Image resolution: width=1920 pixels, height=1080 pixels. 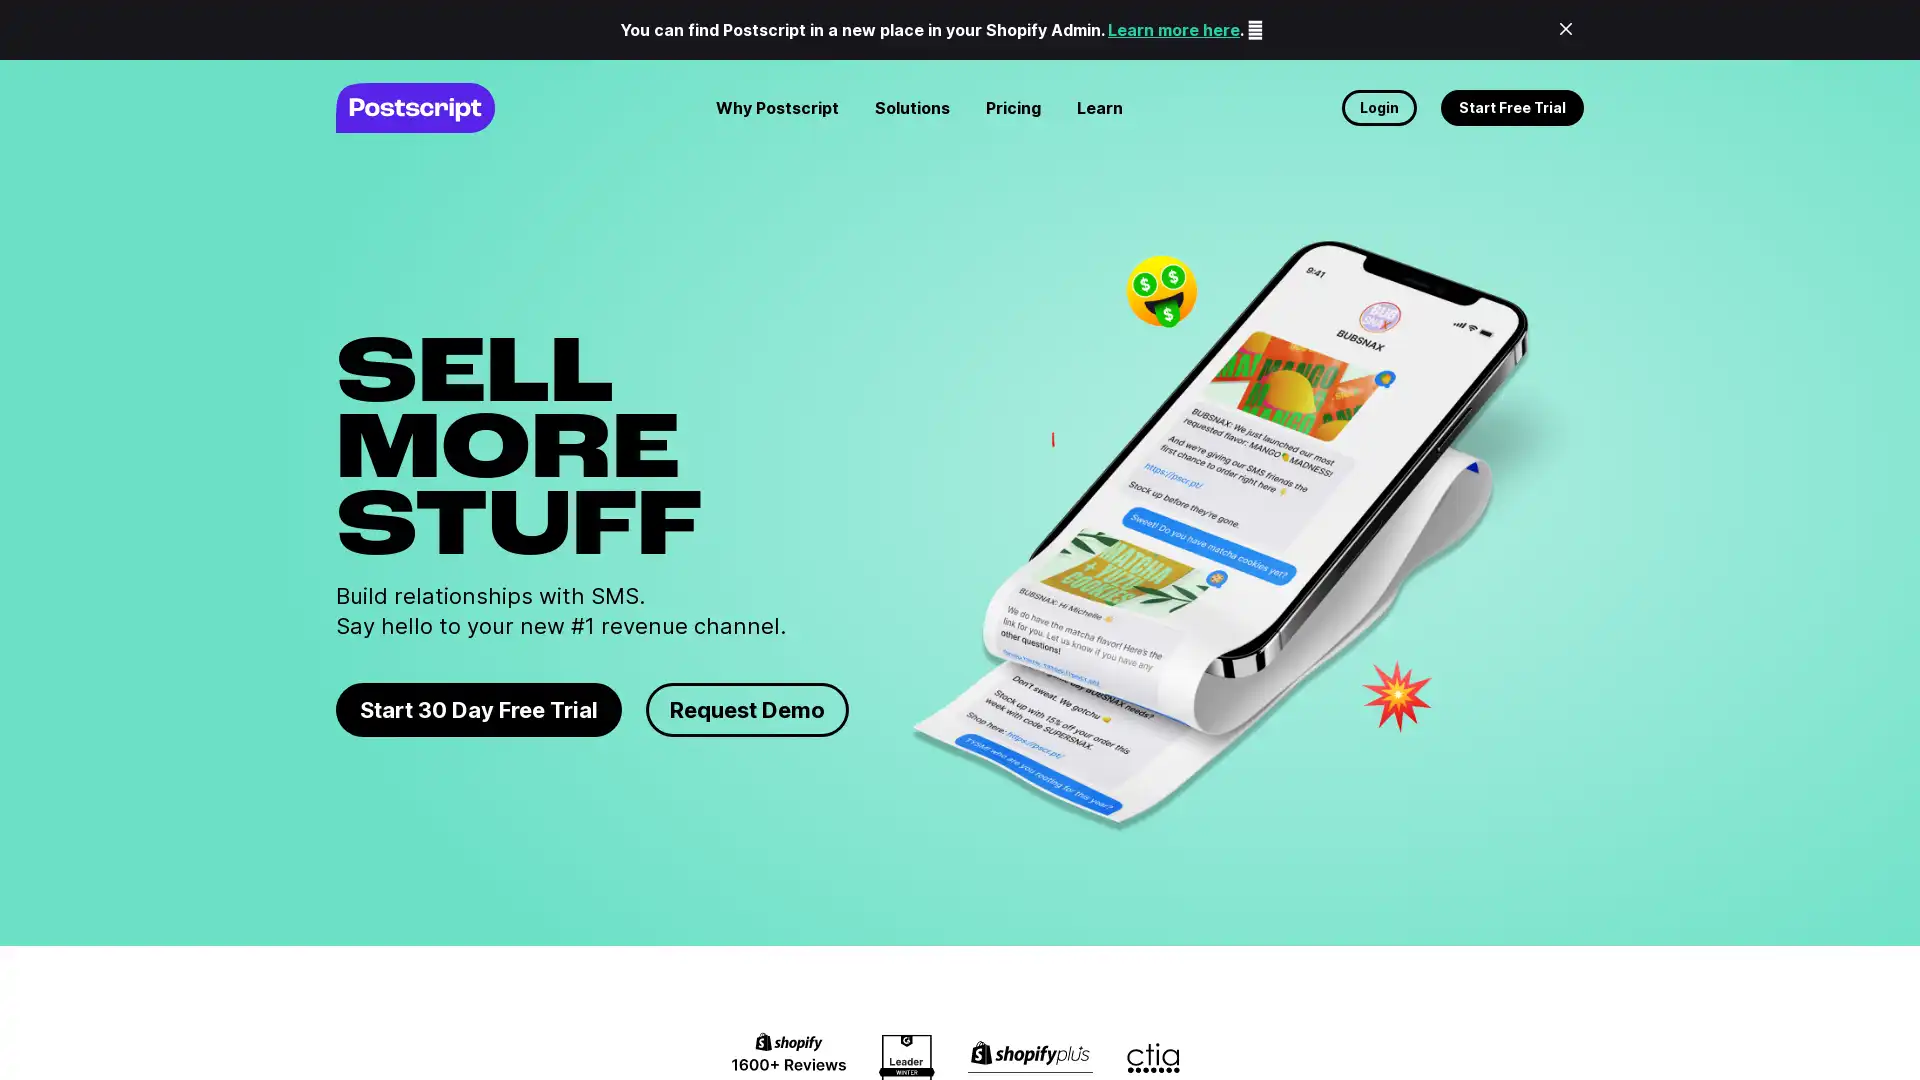 What do you see at coordinates (1733, 1049) in the screenshot?
I see `No thanks, maybe later.` at bounding box center [1733, 1049].